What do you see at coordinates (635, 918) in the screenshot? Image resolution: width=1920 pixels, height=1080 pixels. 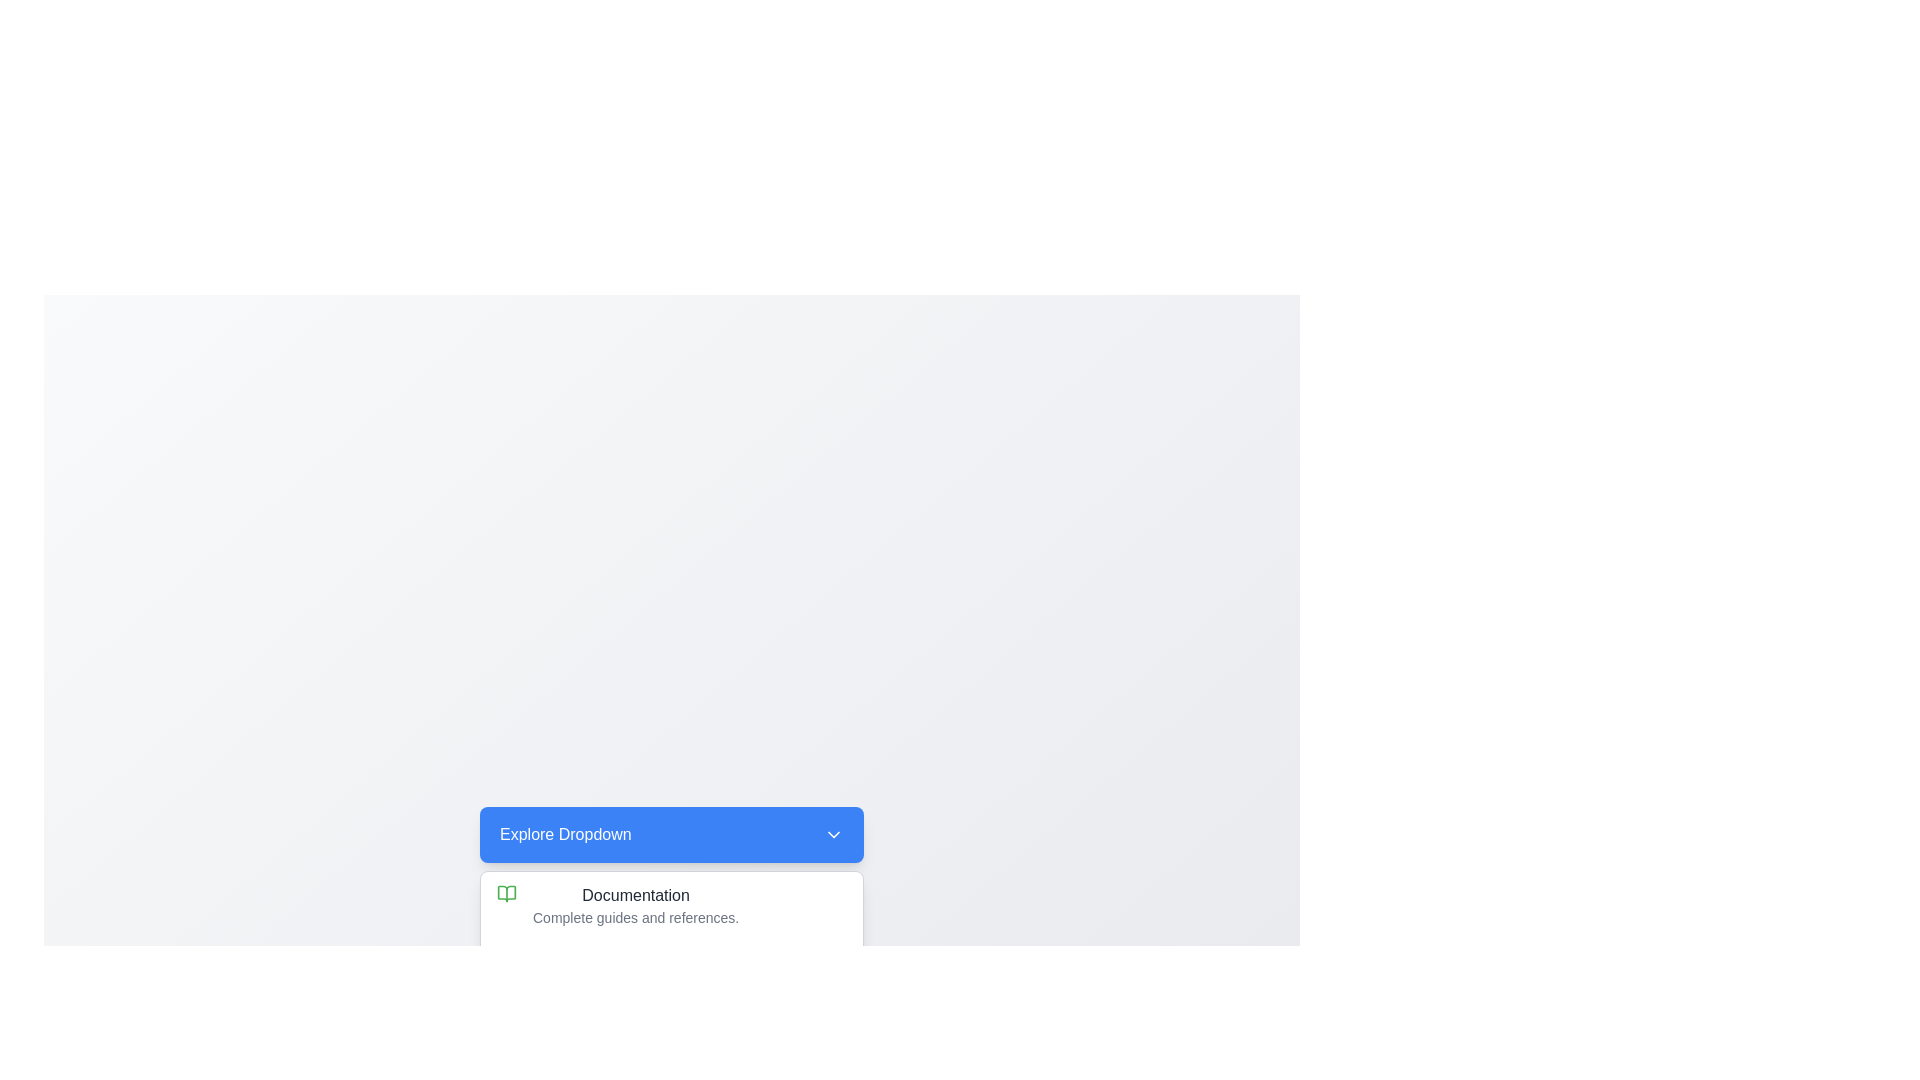 I see `the text label that reads 'Complete guides and references.' positioned underneath the 'Documentation' heading` at bounding box center [635, 918].